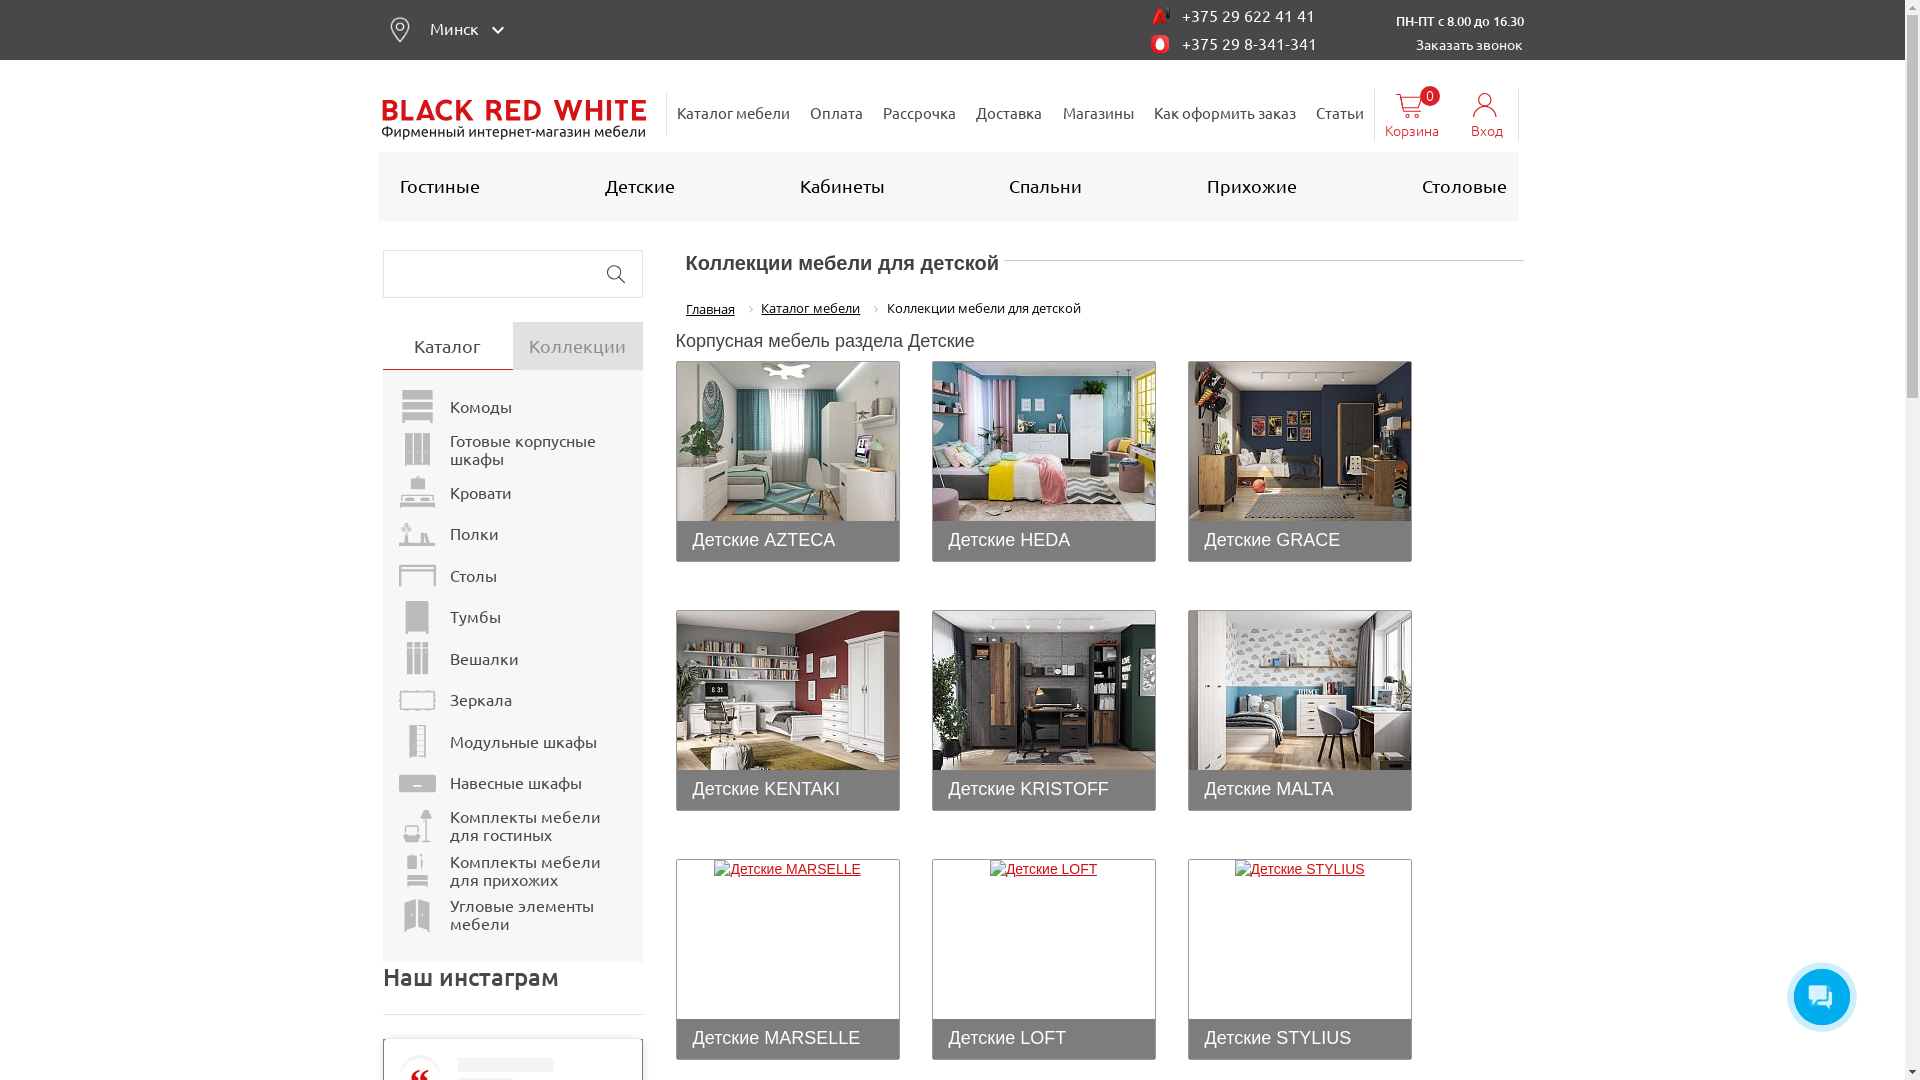 The image size is (1920, 1080). What do you see at coordinates (1181, 15) in the screenshot?
I see `'+375 29 622 41 41'` at bounding box center [1181, 15].